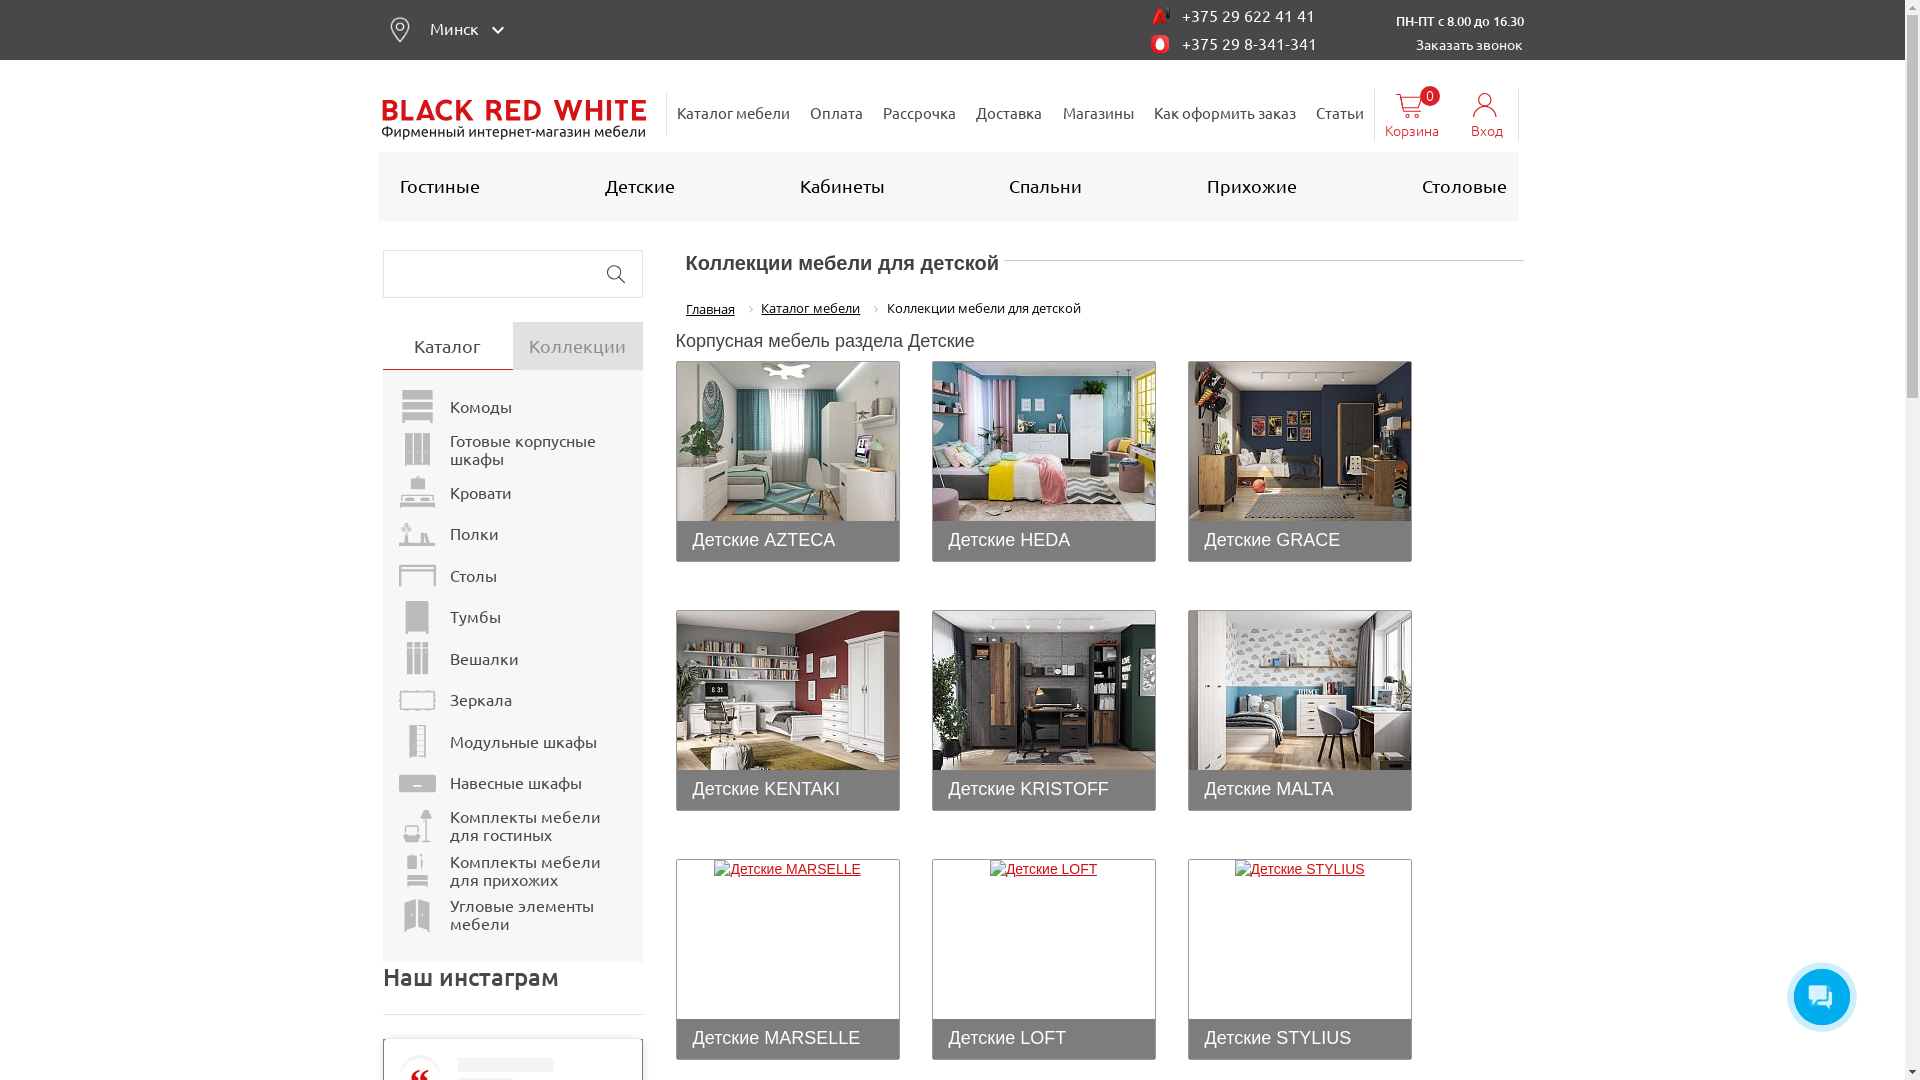 The image size is (1920, 1080). What do you see at coordinates (1181, 15) in the screenshot?
I see `'+375 29 622 41 41'` at bounding box center [1181, 15].